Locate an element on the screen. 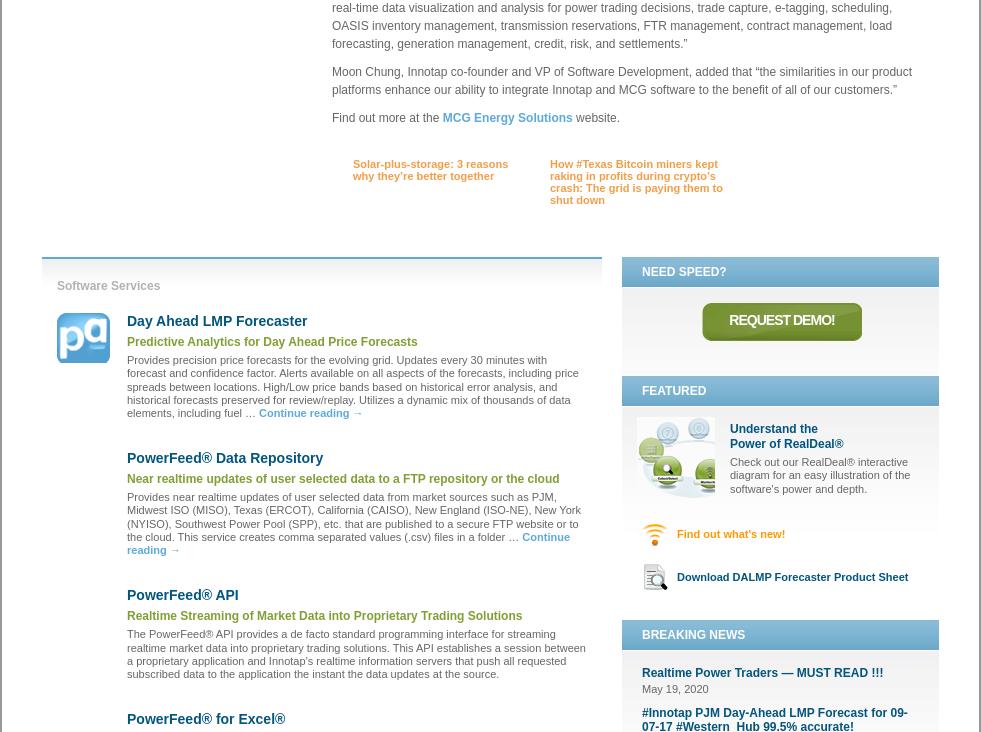 This screenshot has height=732, width=981. '#Shell, the Oil Giant, Will Sell Renewable Energy to #Texans' is located at coordinates (351, 576).